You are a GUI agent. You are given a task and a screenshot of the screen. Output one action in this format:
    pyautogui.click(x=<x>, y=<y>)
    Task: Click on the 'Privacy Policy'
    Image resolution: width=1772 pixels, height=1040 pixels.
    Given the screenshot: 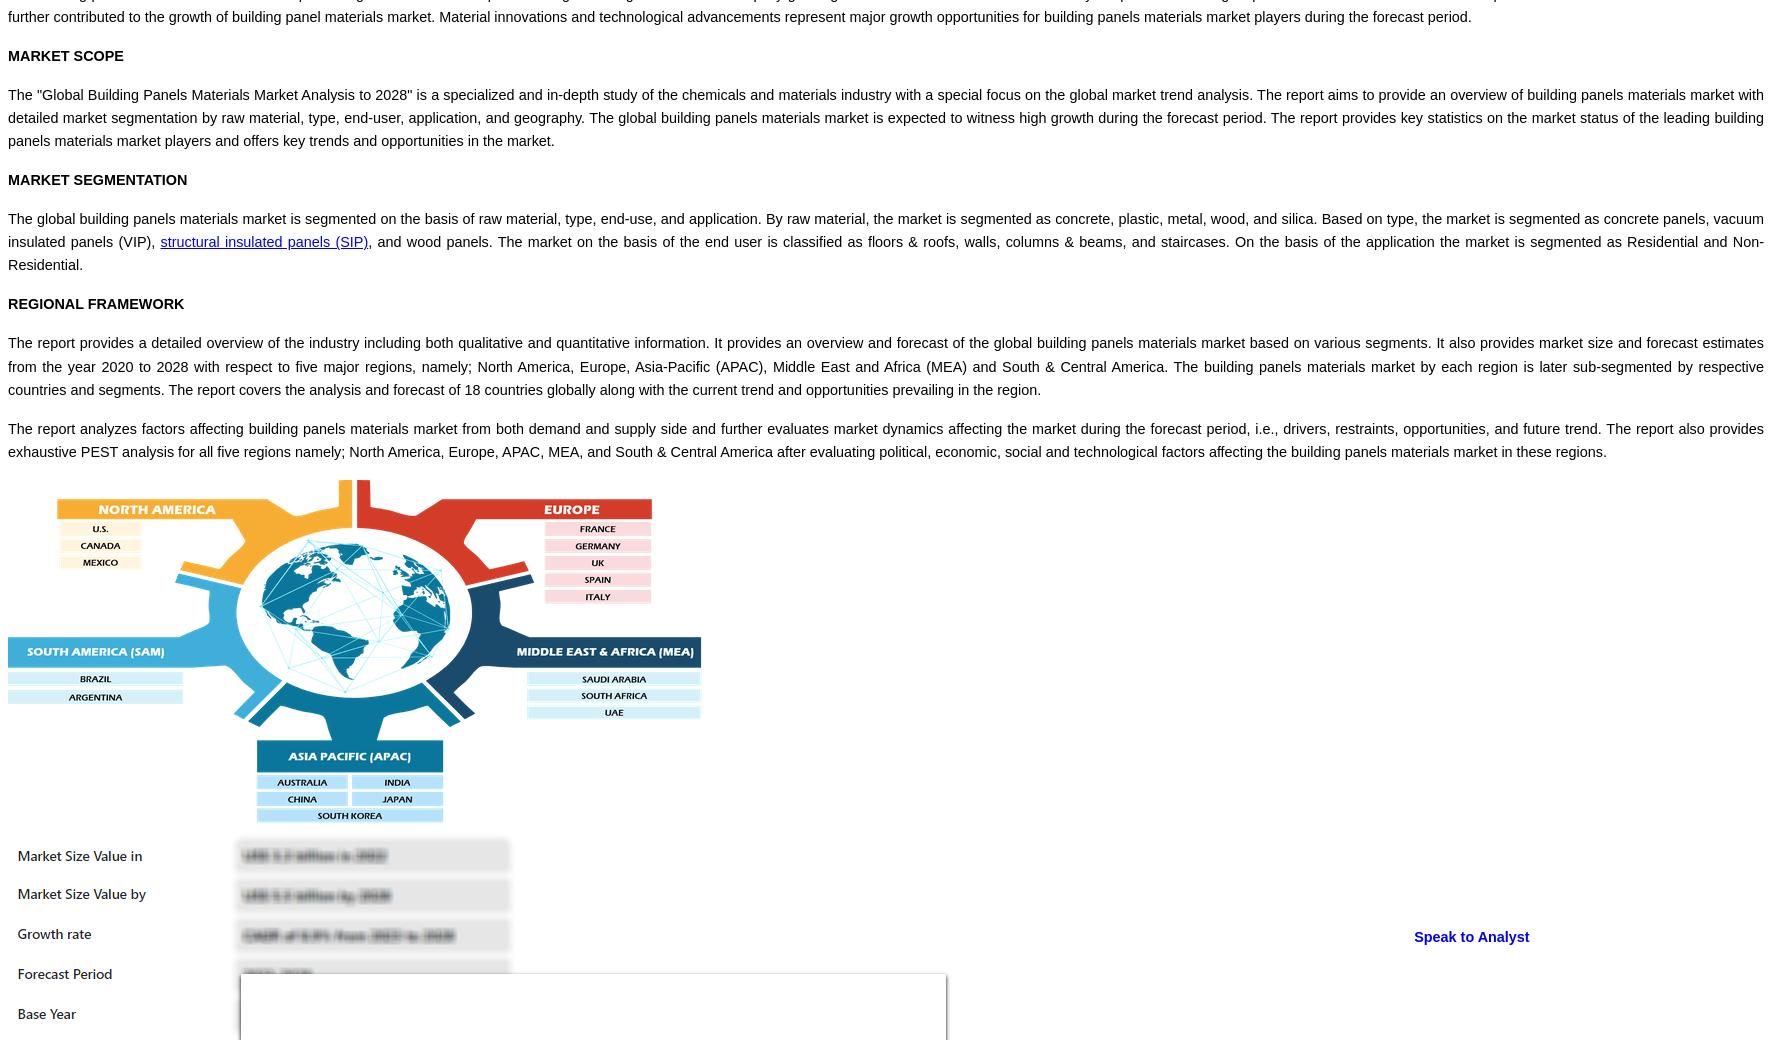 What is the action you would take?
    pyautogui.click(x=91, y=500)
    